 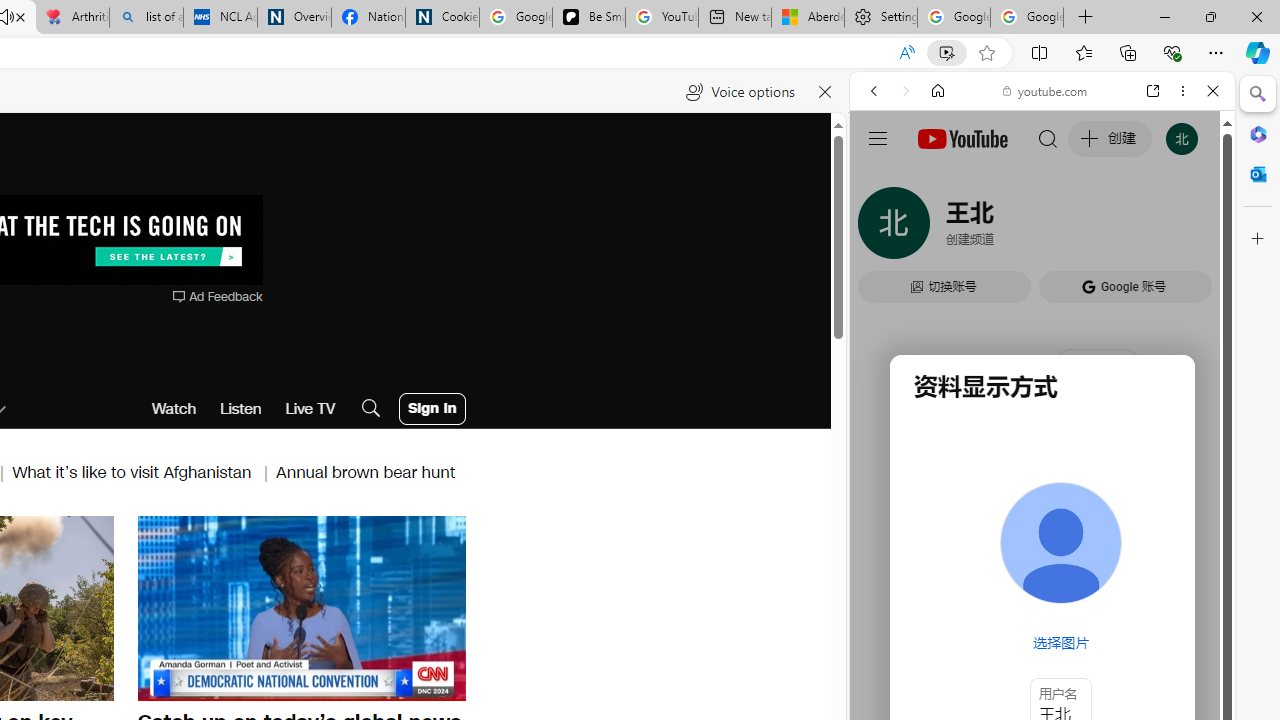 What do you see at coordinates (366, 472) in the screenshot?
I see `'Annual brown bear hunt'` at bounding box center [366, 472].